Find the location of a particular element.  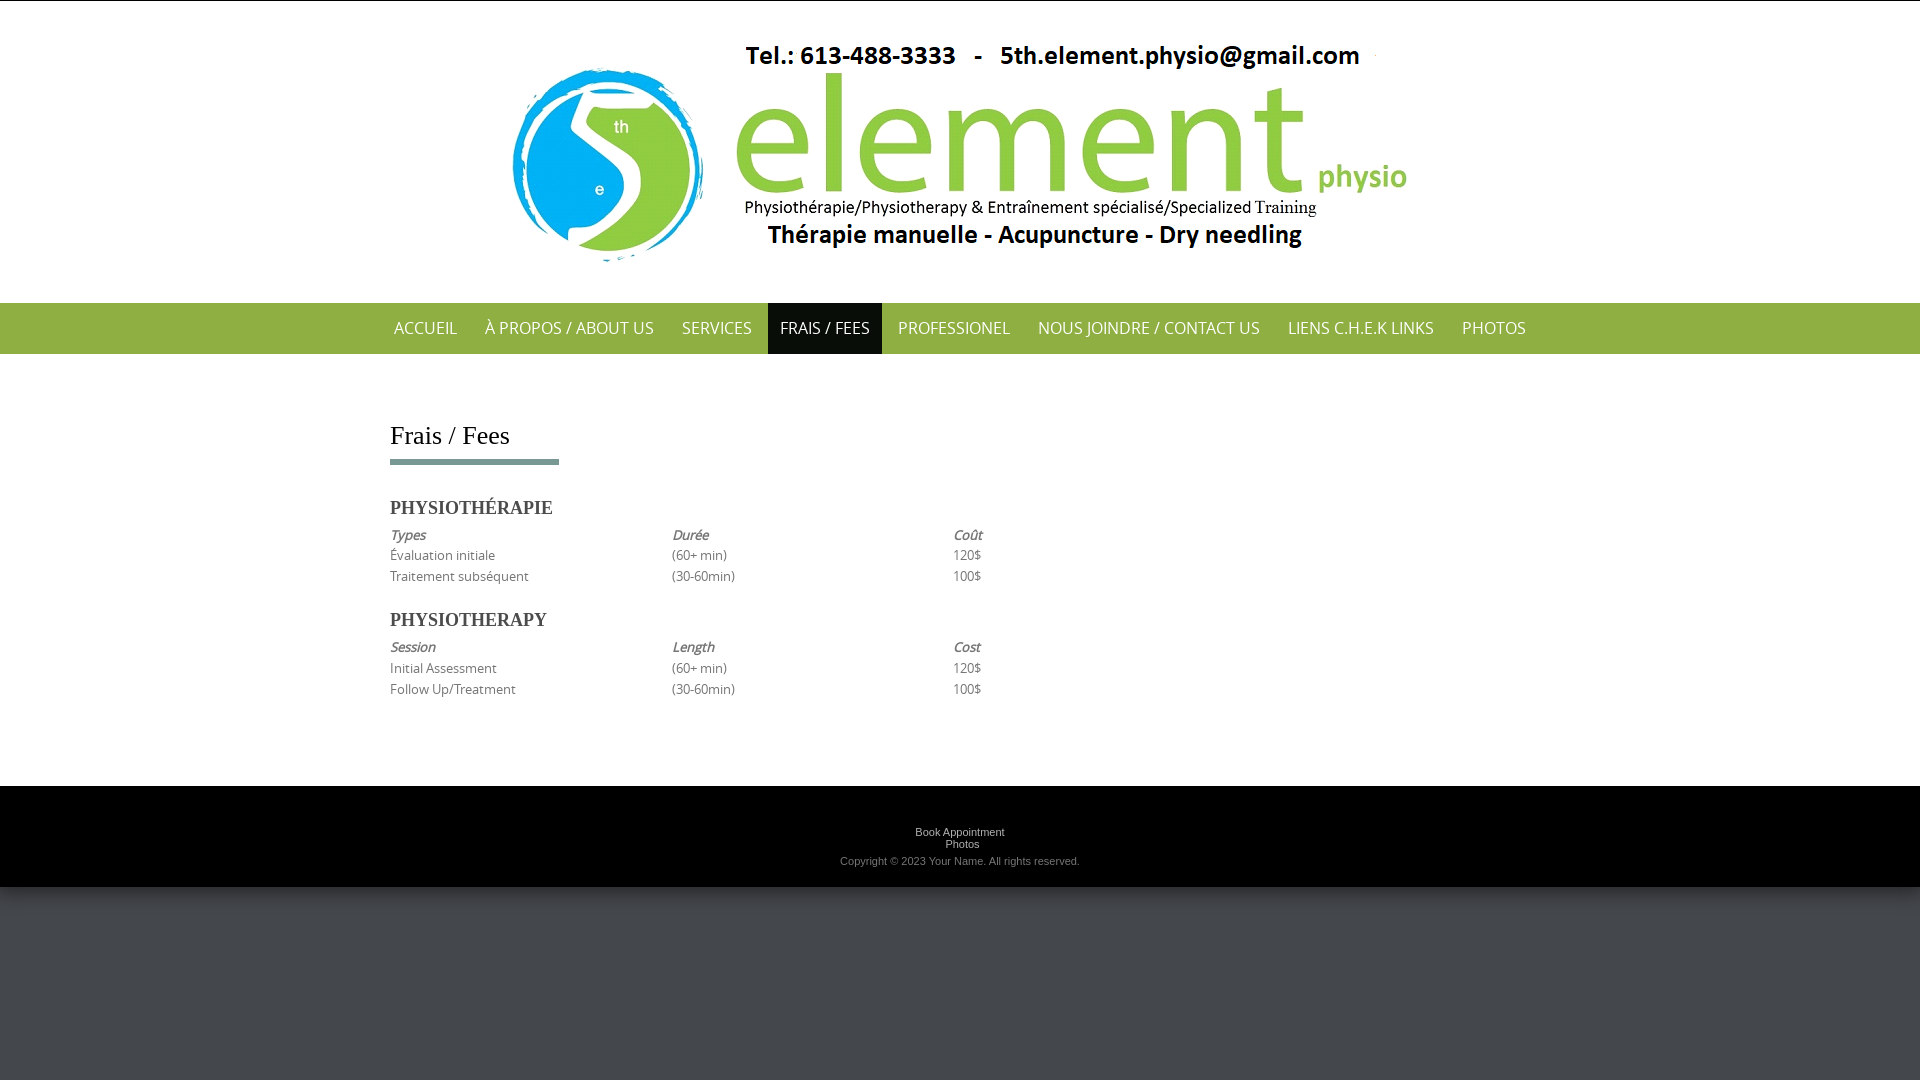

'Photos' is located at coordinates (961, 844).